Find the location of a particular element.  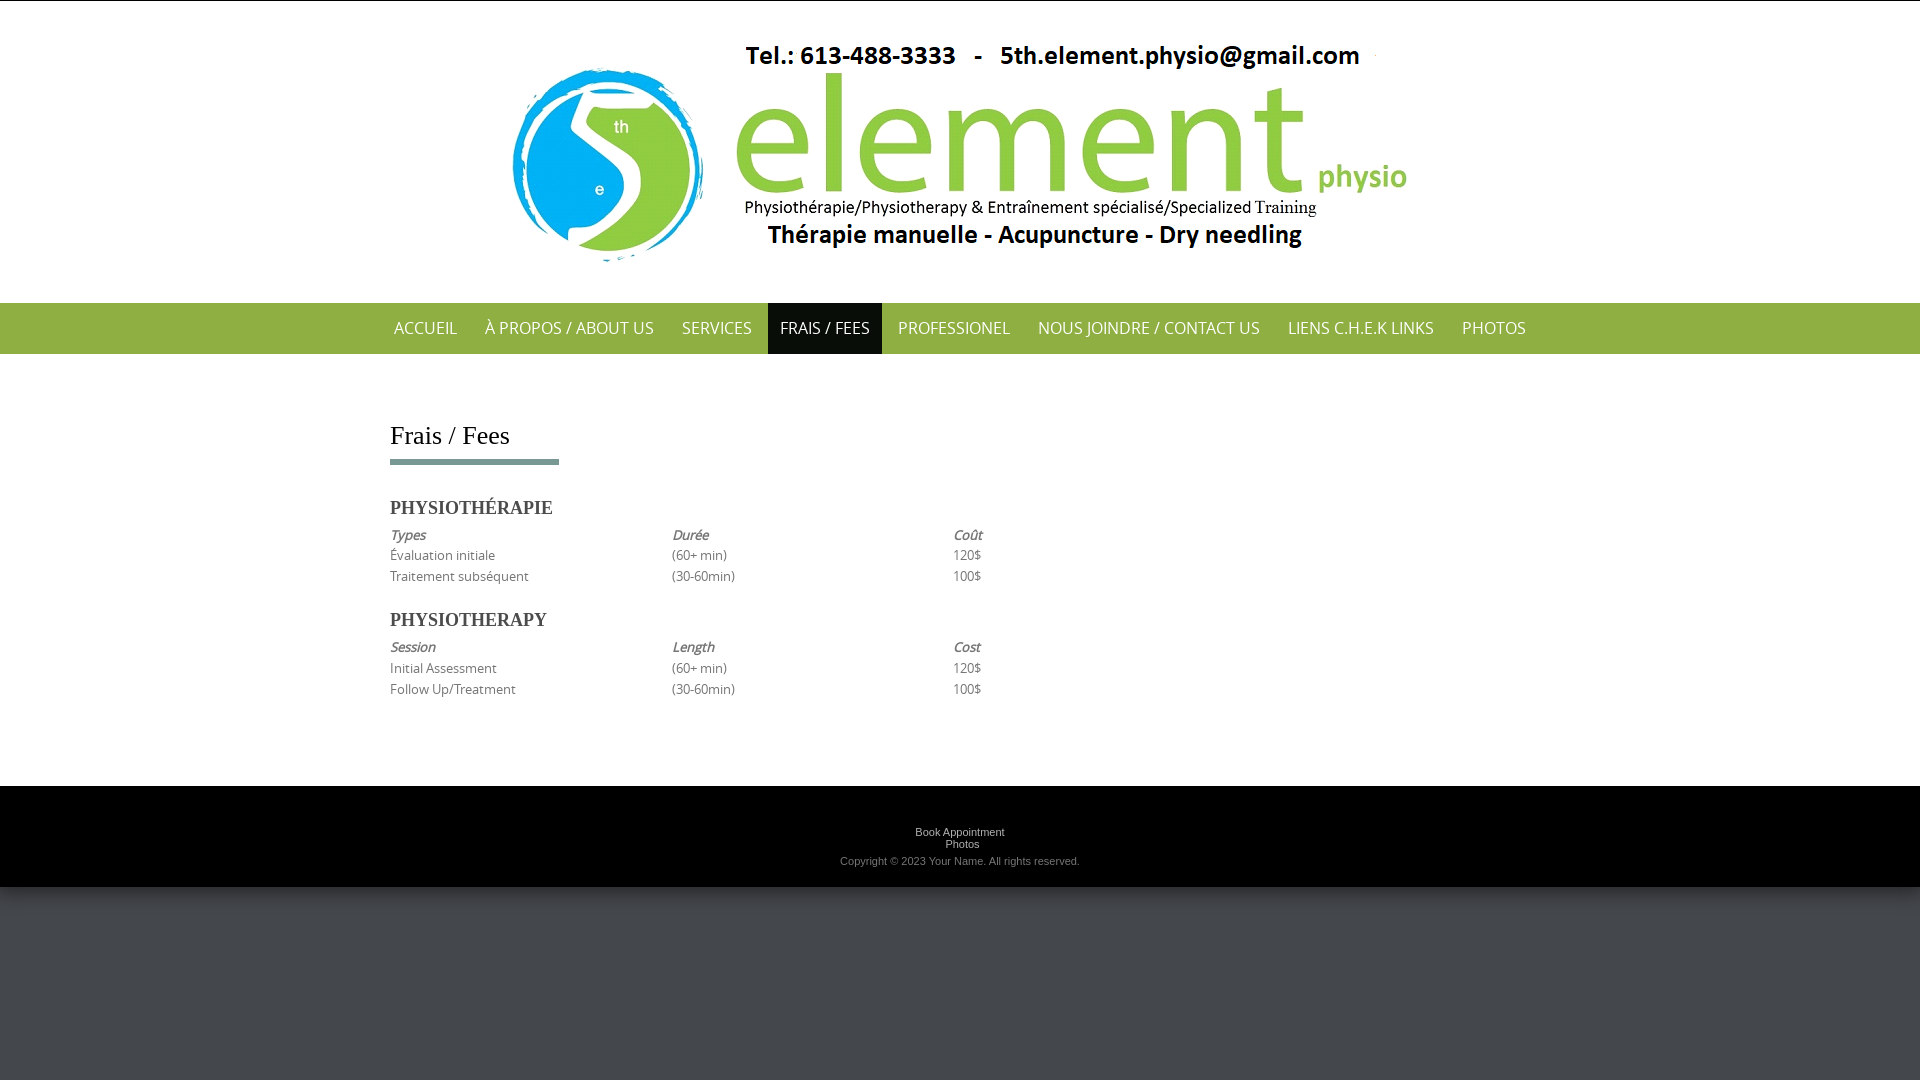

'Photos' is located at coordinates (961, 844).